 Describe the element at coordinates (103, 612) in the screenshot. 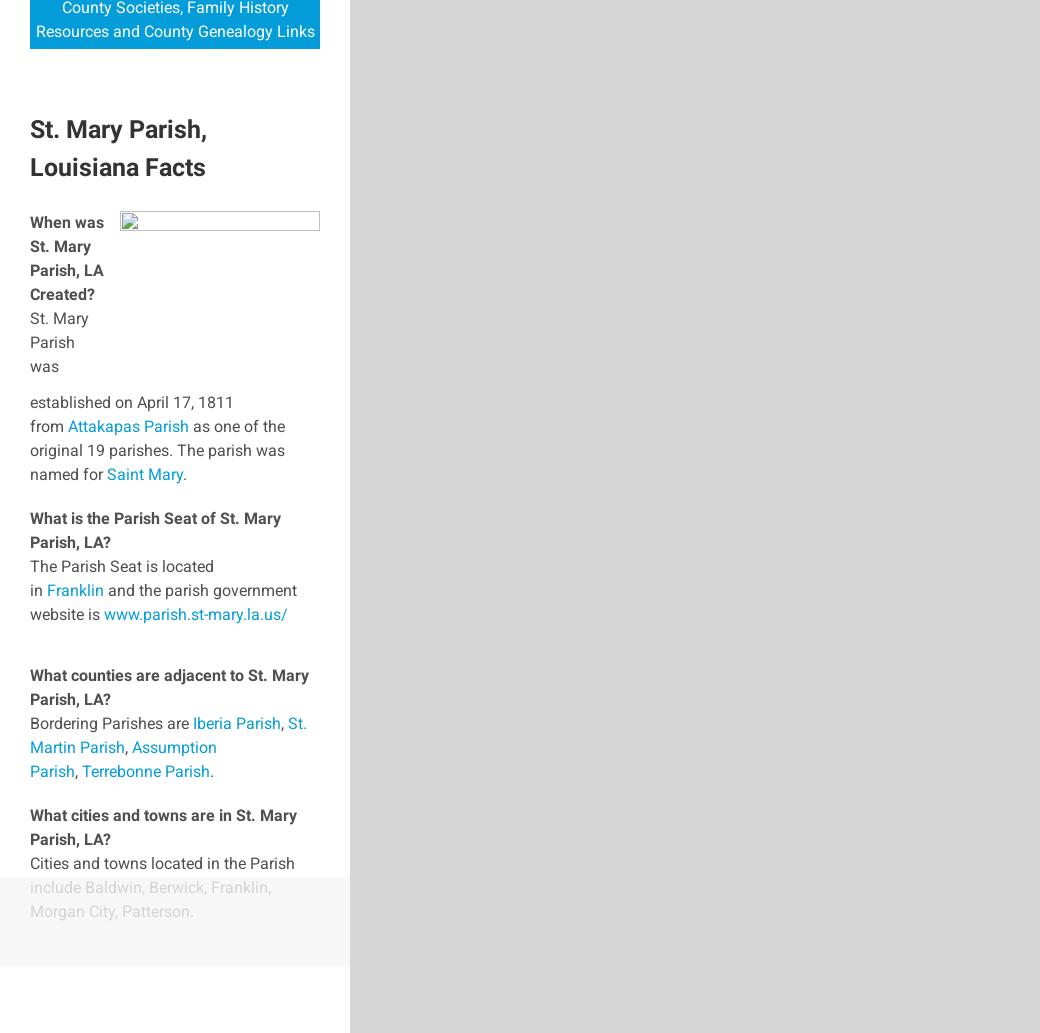

I see `'www.parish.st-mary.la.us/'` at that location.